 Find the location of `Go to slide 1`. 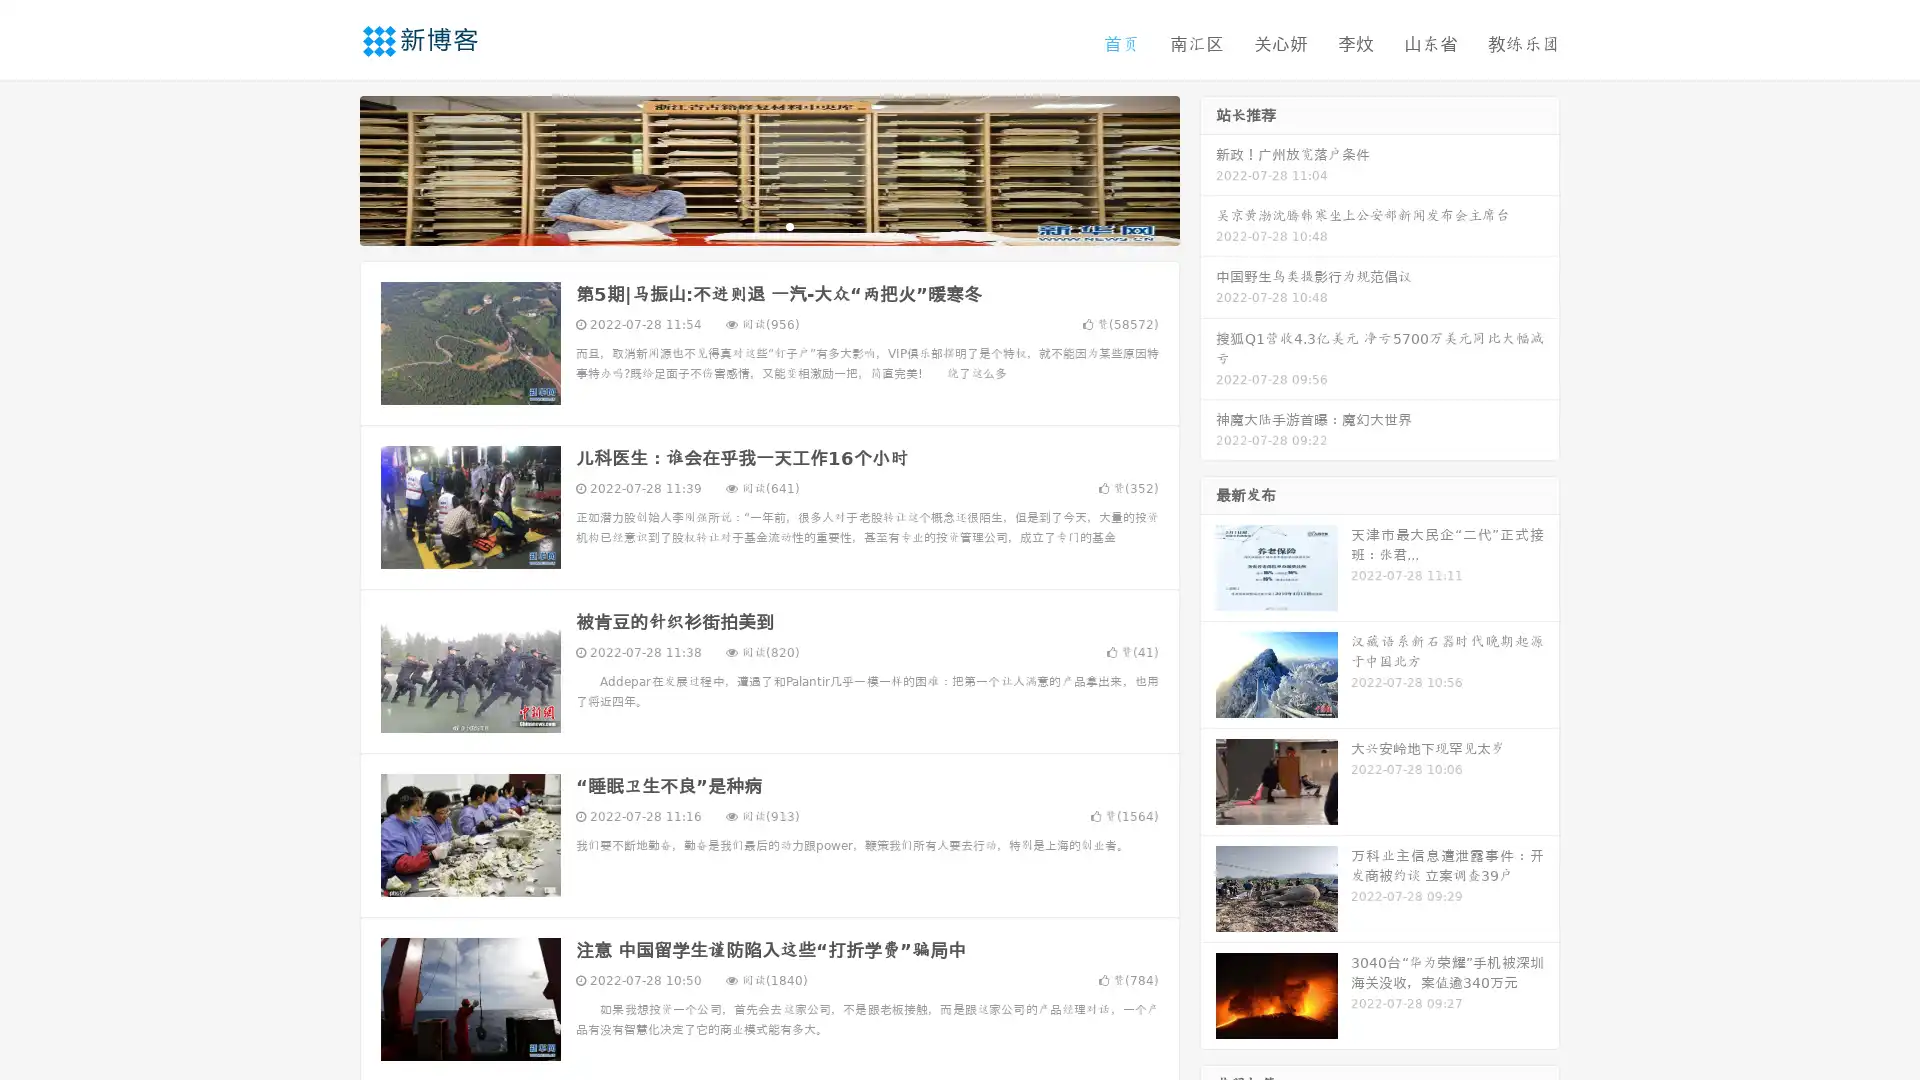

Go to slide 1 is located at coordinates (748, 225).